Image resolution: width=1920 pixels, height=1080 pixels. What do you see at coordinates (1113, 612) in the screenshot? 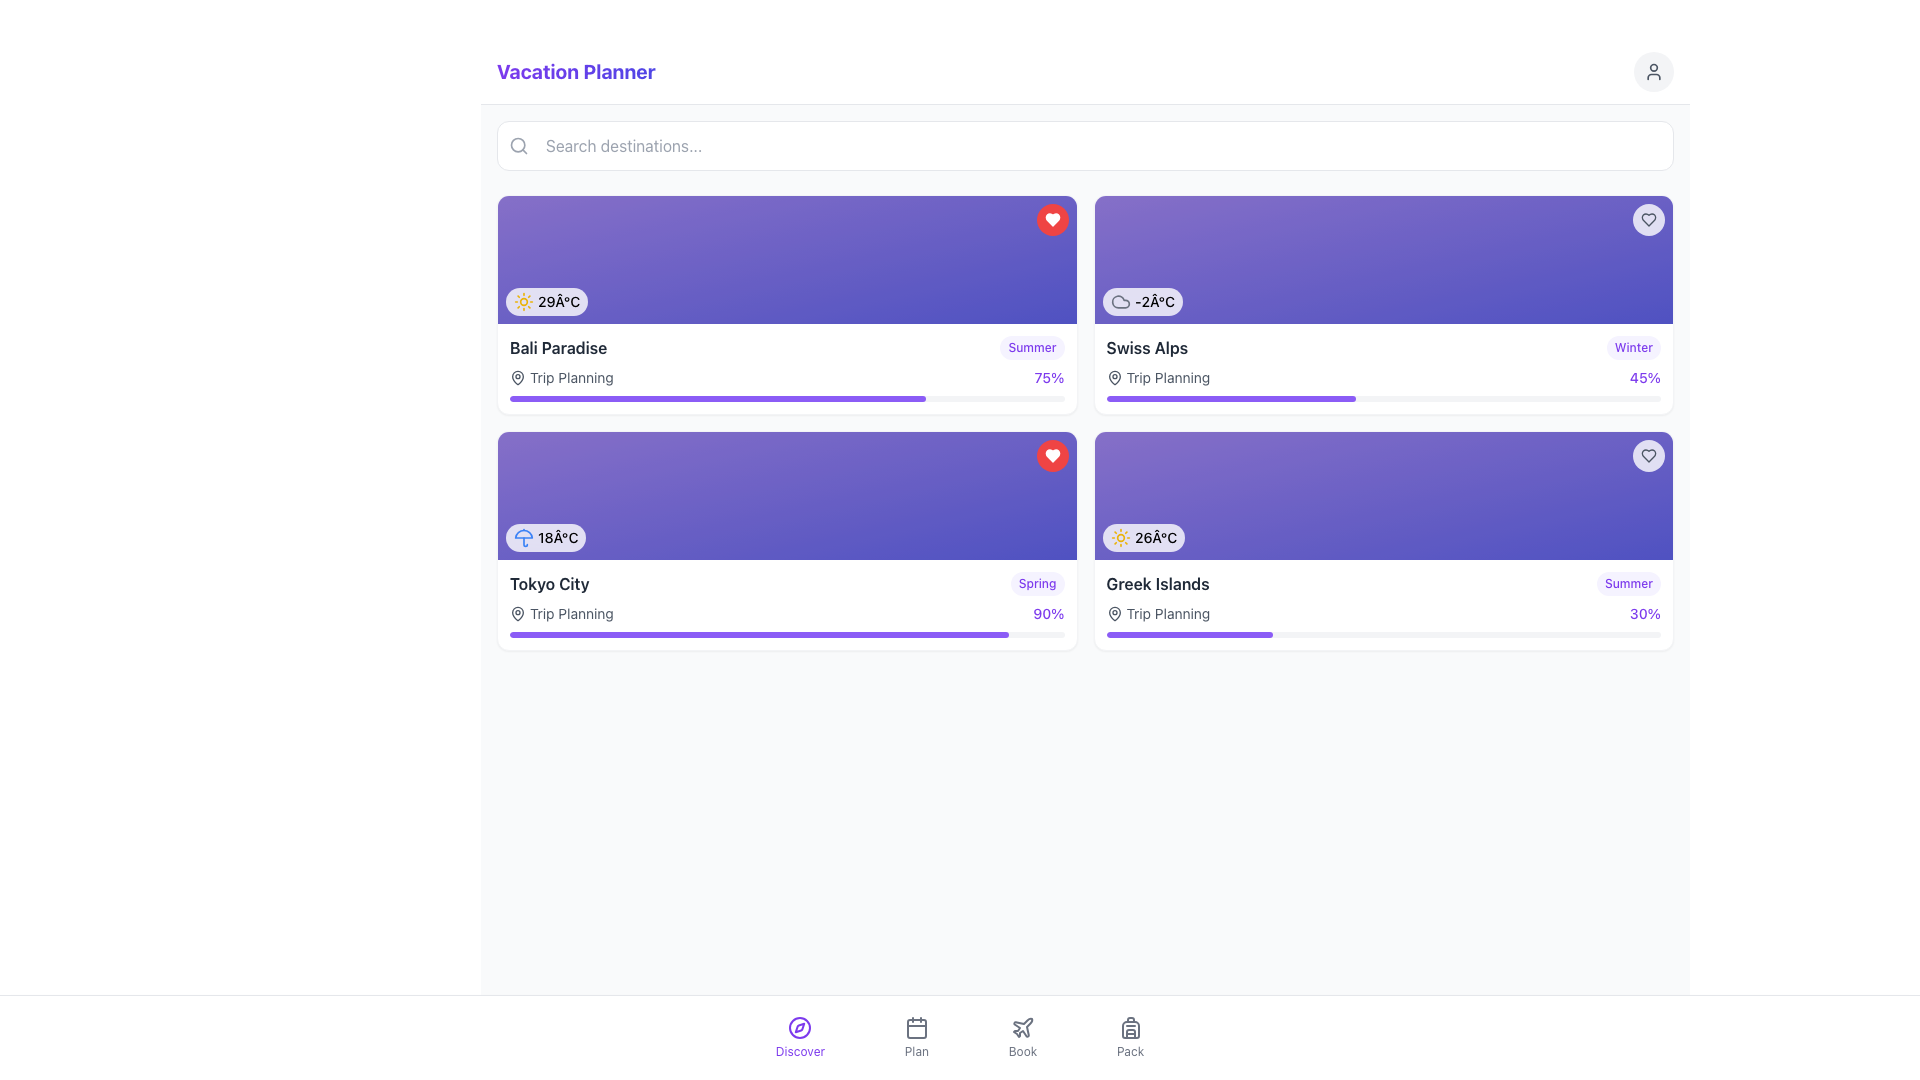
I see `the pin icon representing a map pin, which is styled gray and appears before the text 'Trip Planning' in the 'Tokyo City' card` at bounding box center [1113, 612].